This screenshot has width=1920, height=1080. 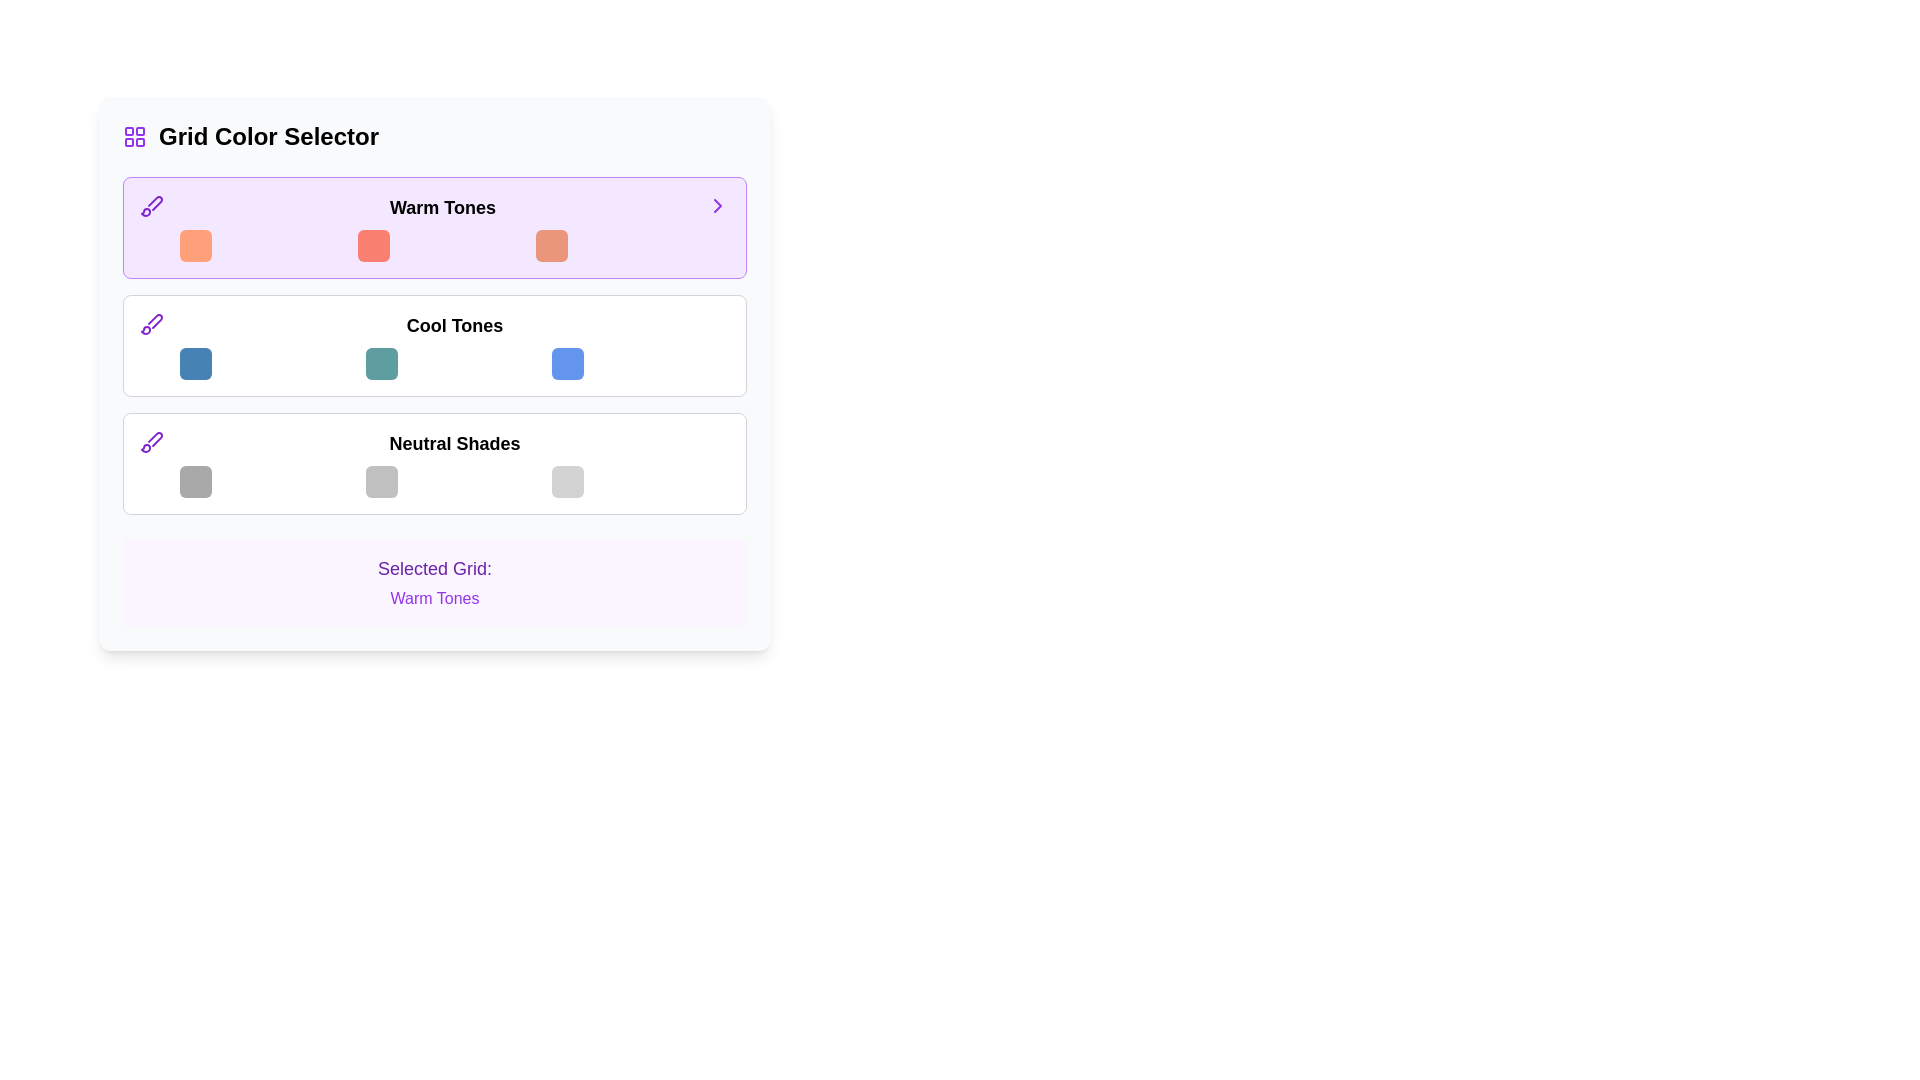 I want to click on the first button-like selectable tile in the 'Neutral Shades' category, so click(x=196, y=482).